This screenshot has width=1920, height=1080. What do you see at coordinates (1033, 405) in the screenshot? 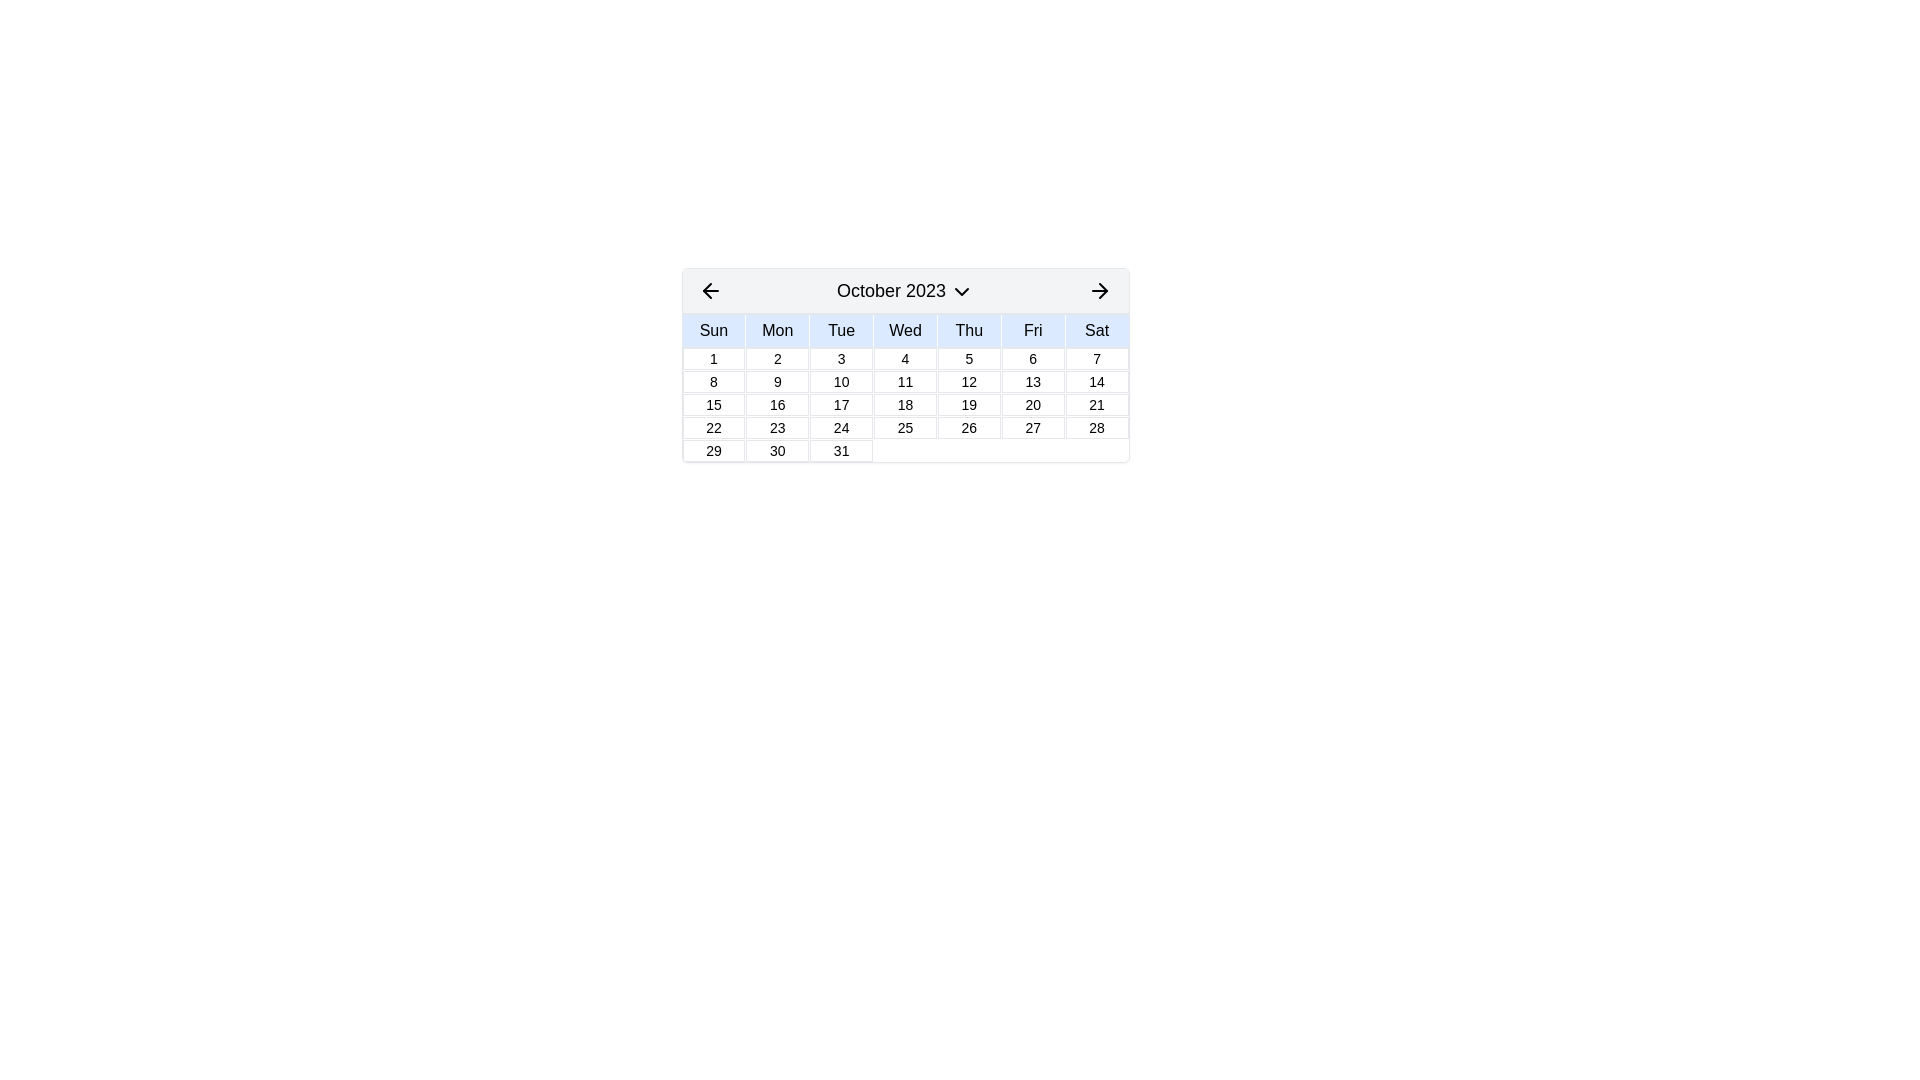
I see `the calendar cell displaying the number '20' located in the sixth column (Friday) of the row corresponding to dates 15 to 21` at bounding box center [1033, 405].